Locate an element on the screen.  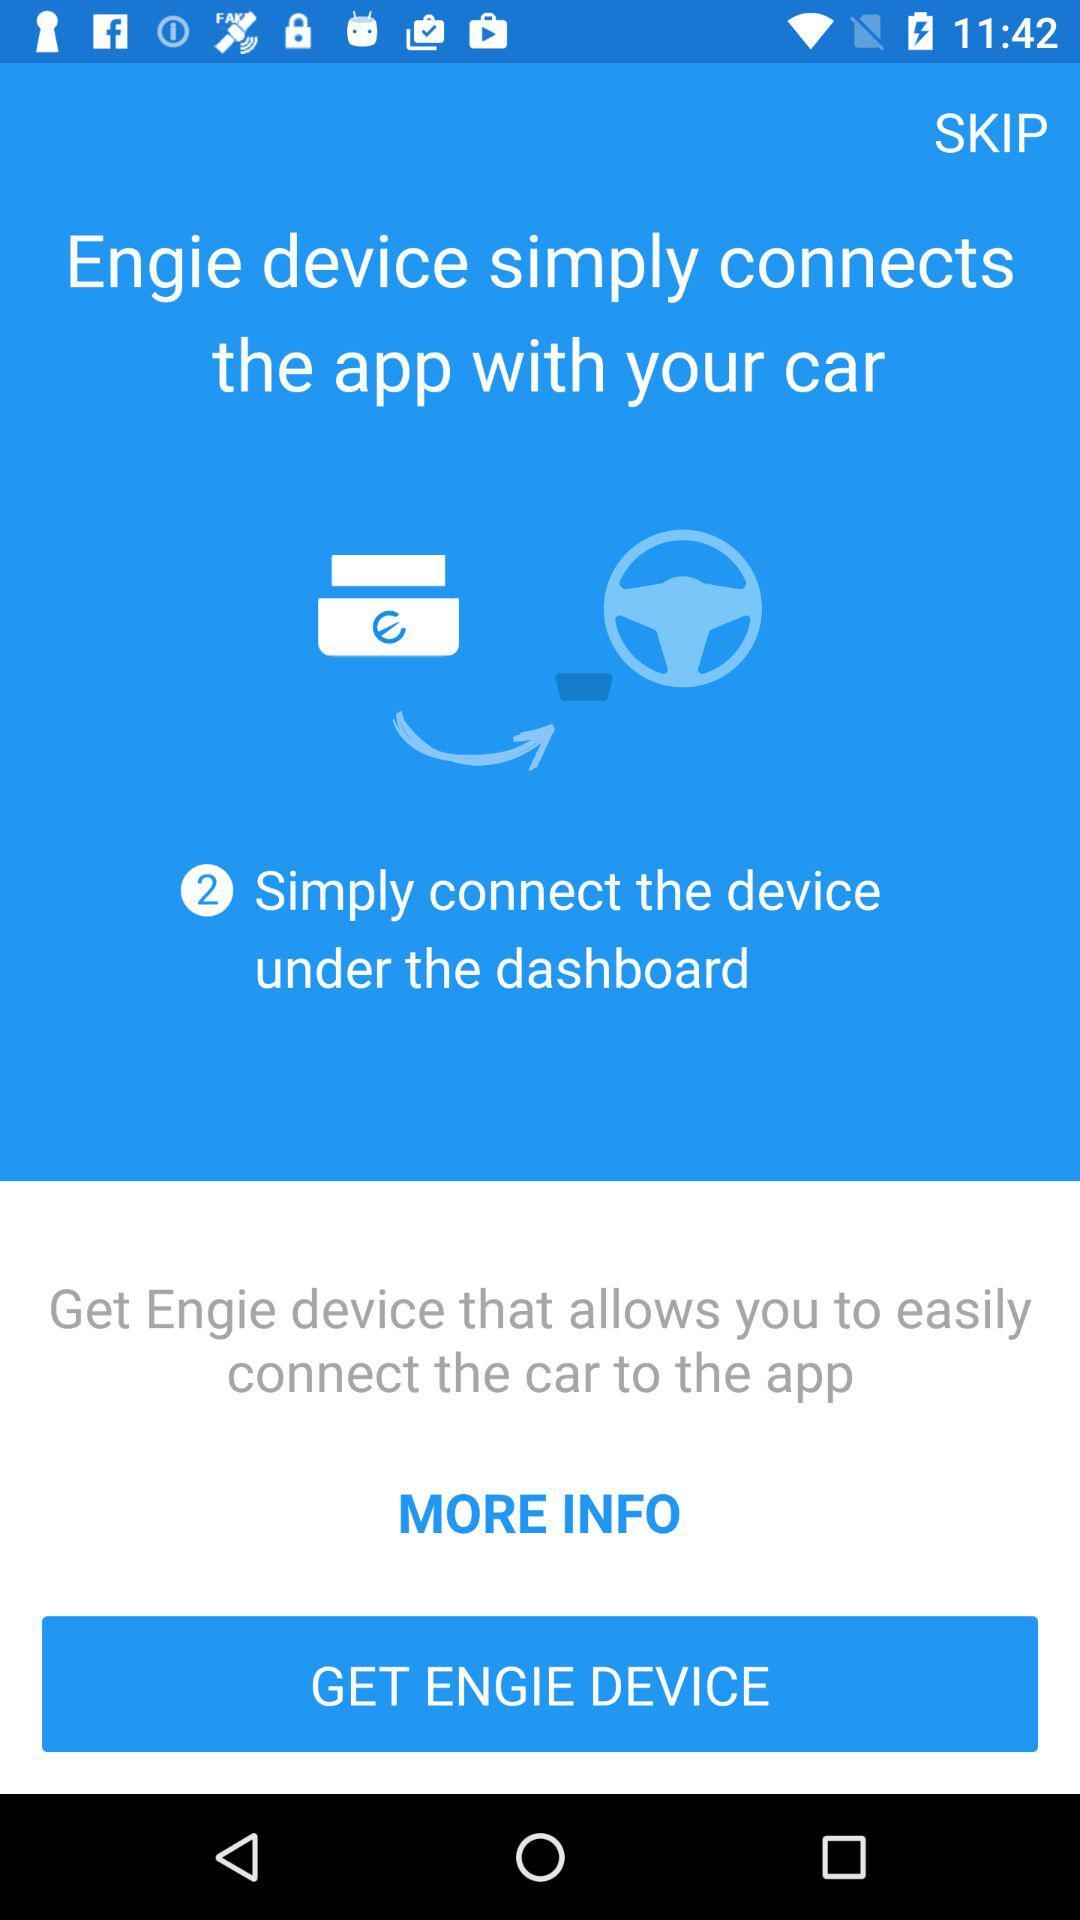
skip item is located at coordinates (991, 129).